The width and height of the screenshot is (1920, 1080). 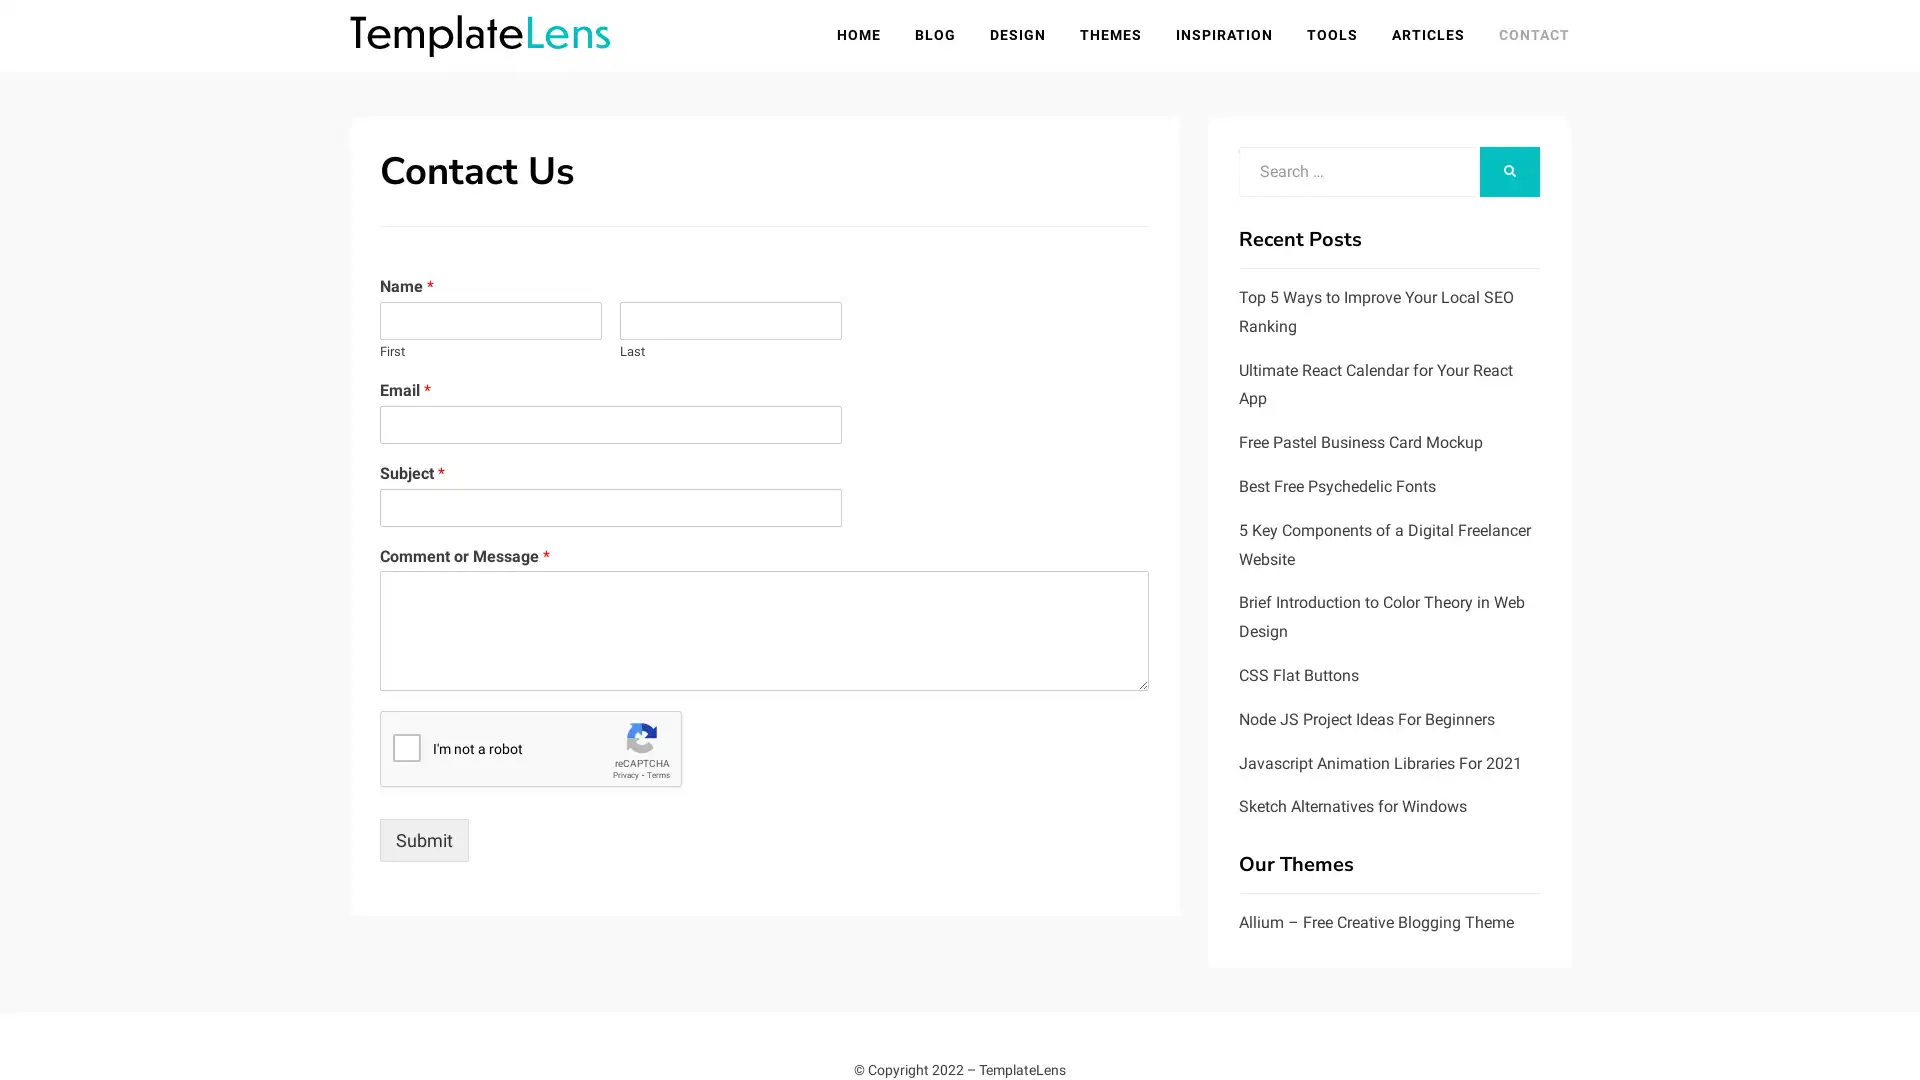 I want to click on Submit, so click(x=423, y=840).